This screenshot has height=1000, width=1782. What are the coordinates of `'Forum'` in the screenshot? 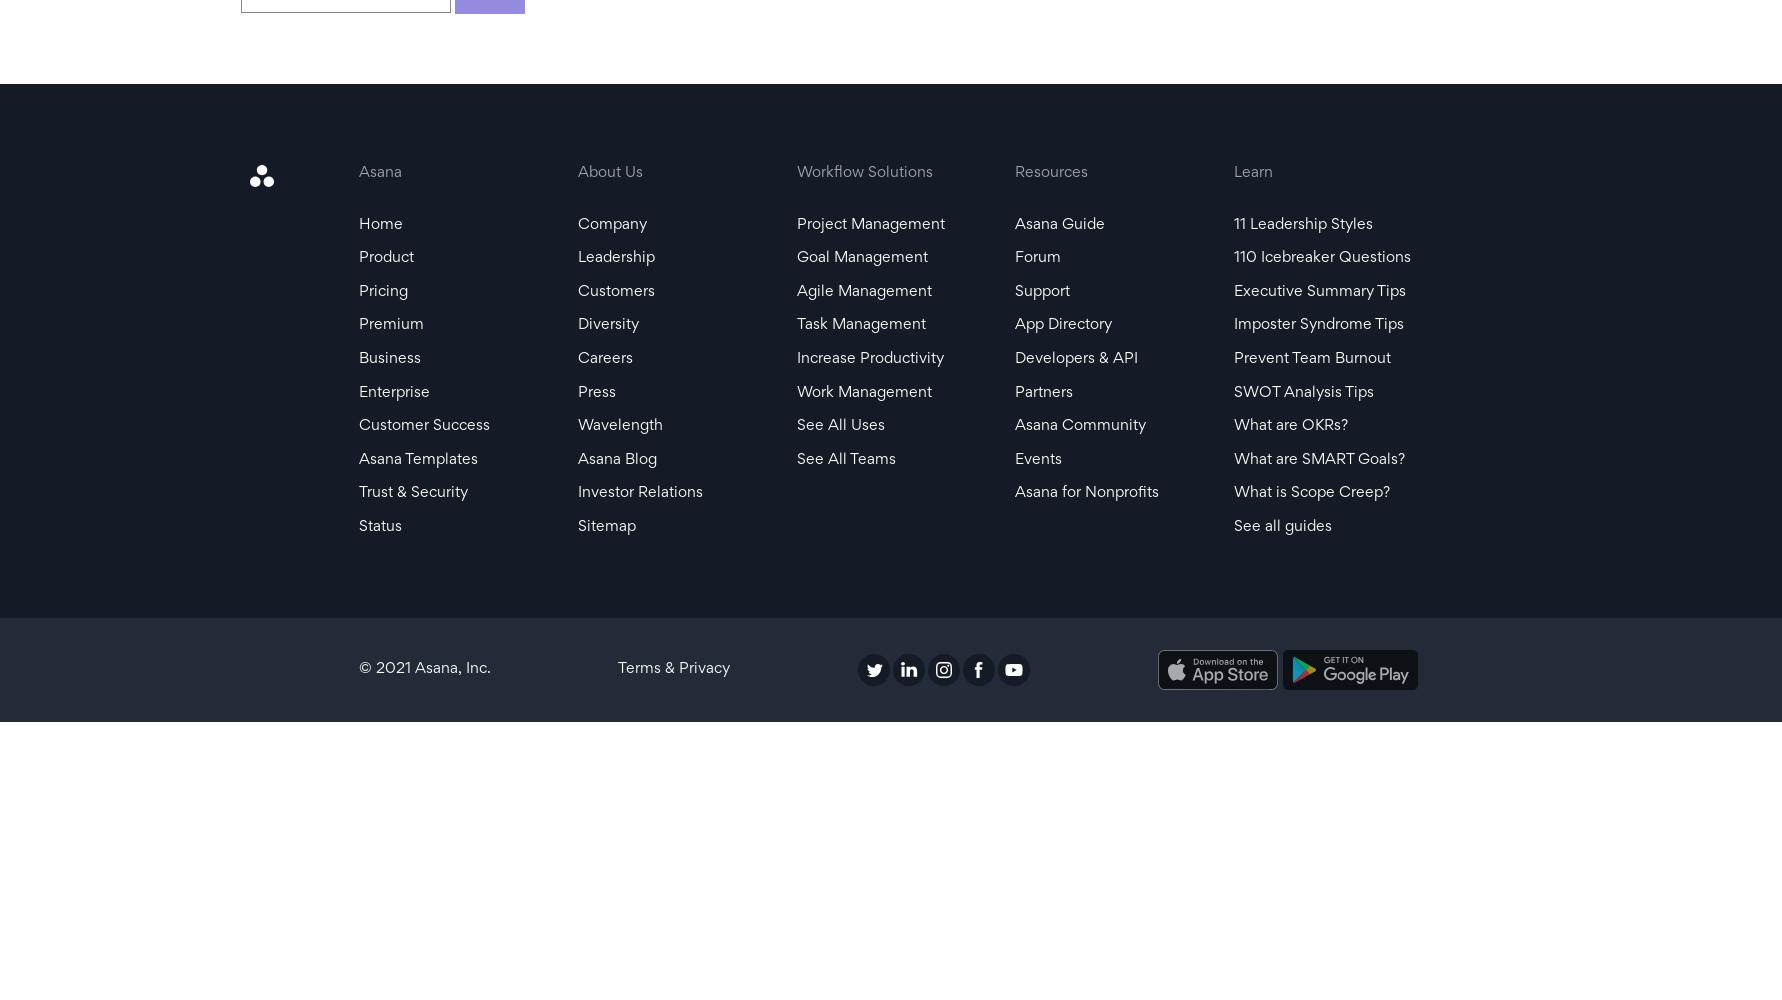 It's located at (1037, 258).